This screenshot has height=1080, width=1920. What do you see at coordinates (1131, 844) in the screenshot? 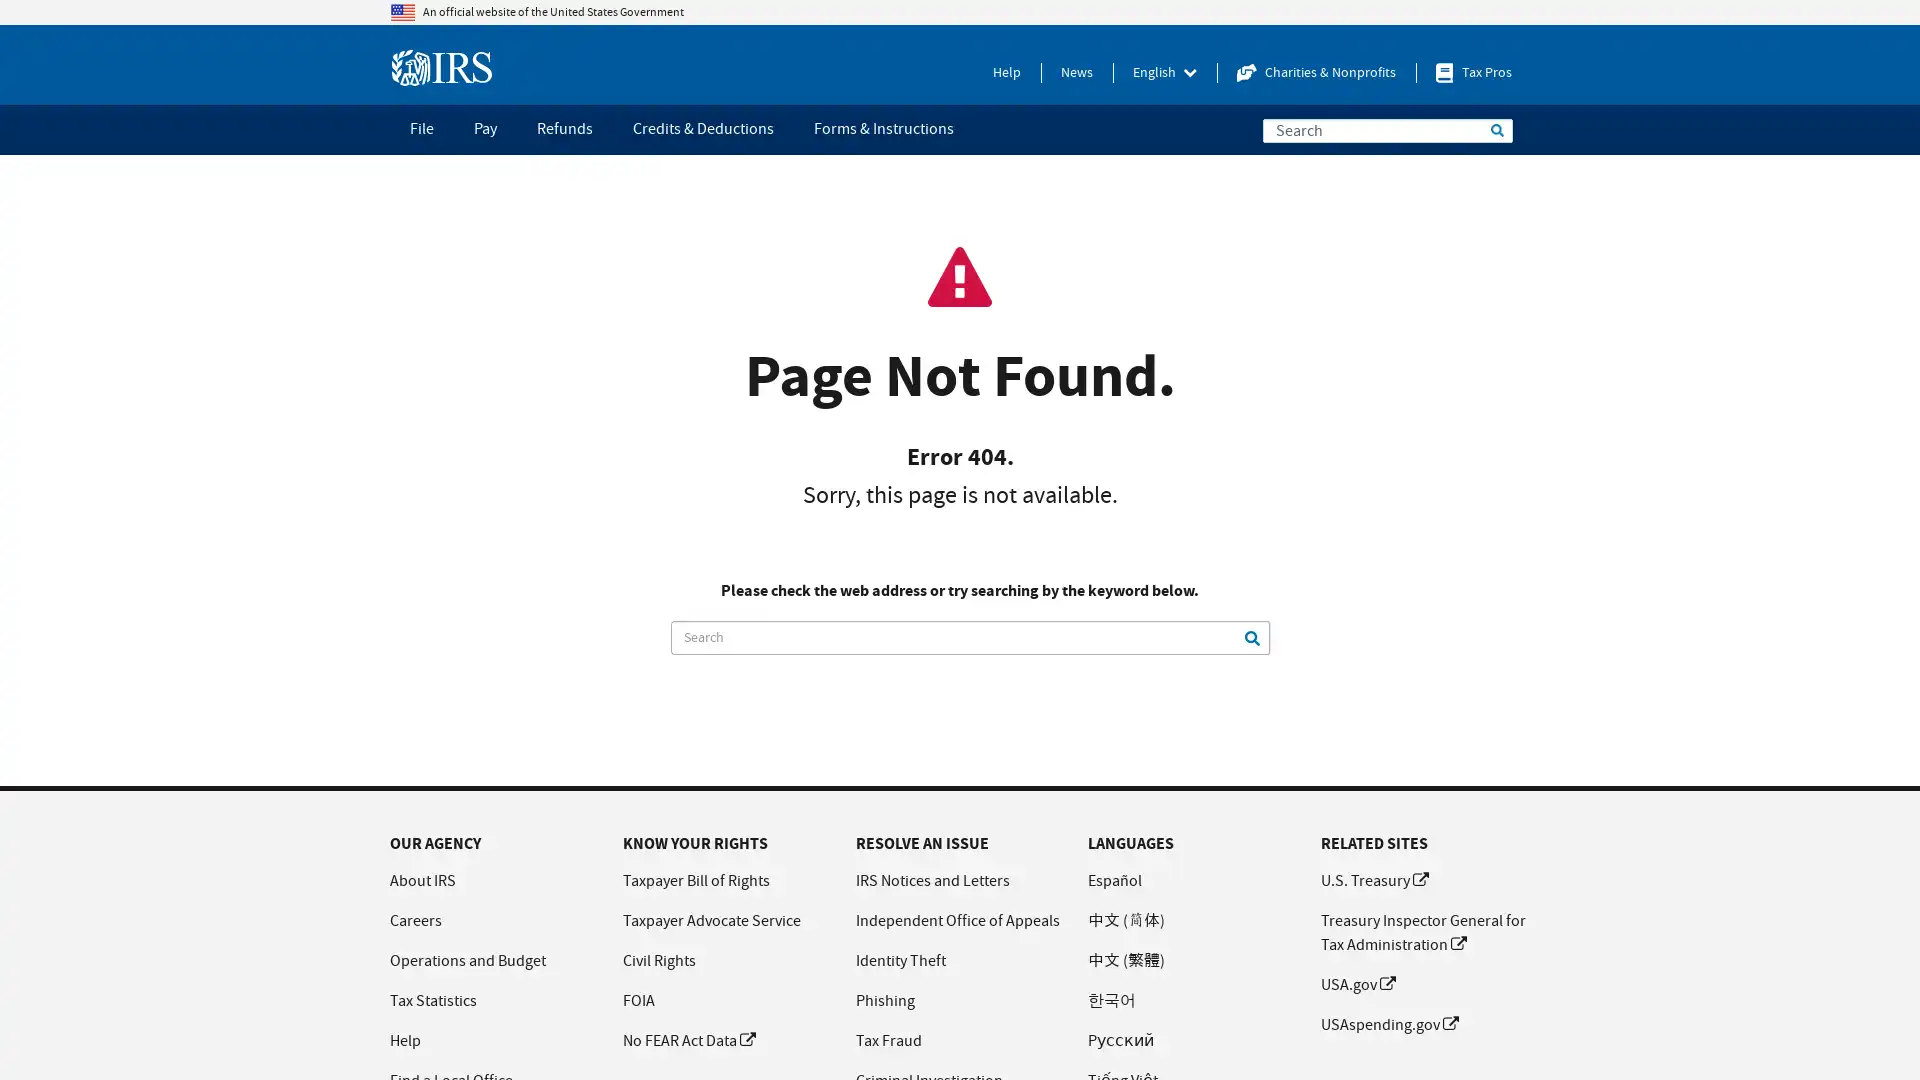
I see `LANGUAGES` at bounding box center [1131, 844].